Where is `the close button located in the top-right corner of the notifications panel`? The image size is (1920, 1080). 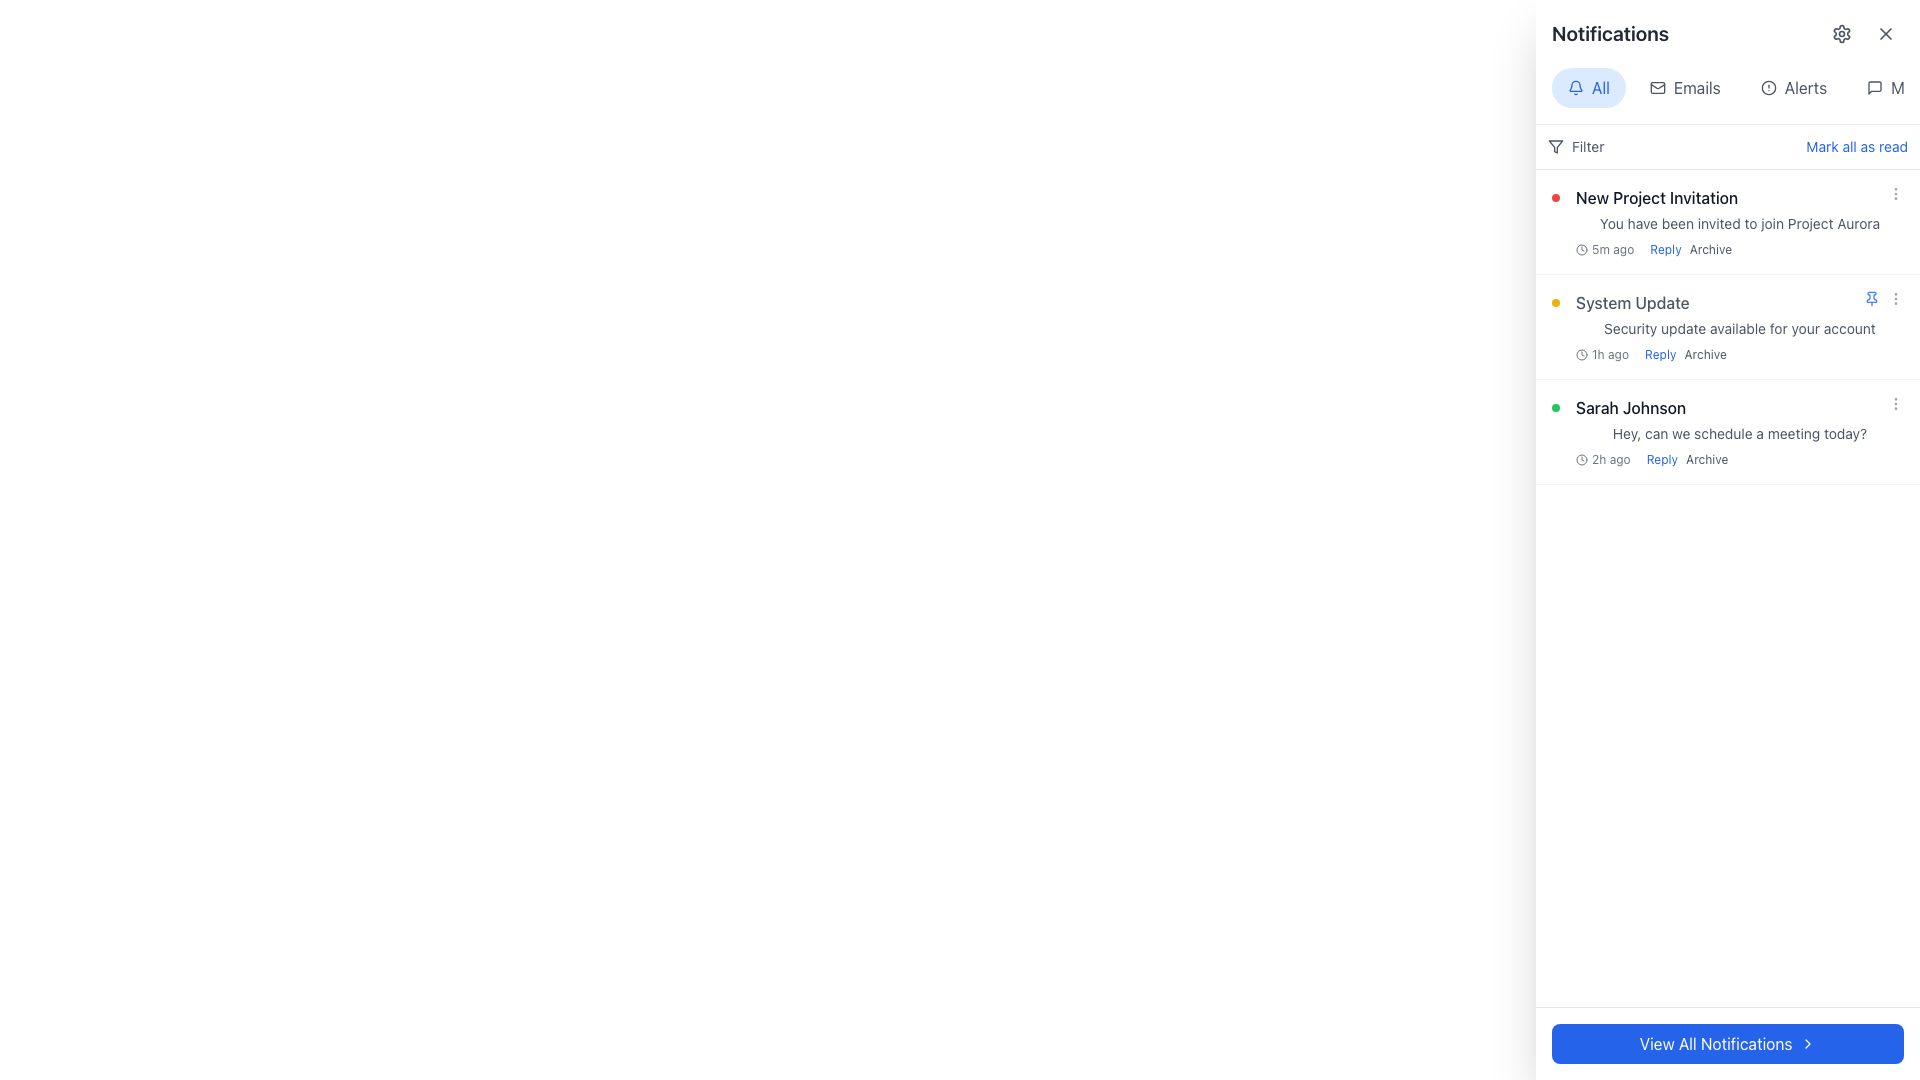 the close button located in the top-right corner of the notifications panel is located at coordinates (1885, 34).